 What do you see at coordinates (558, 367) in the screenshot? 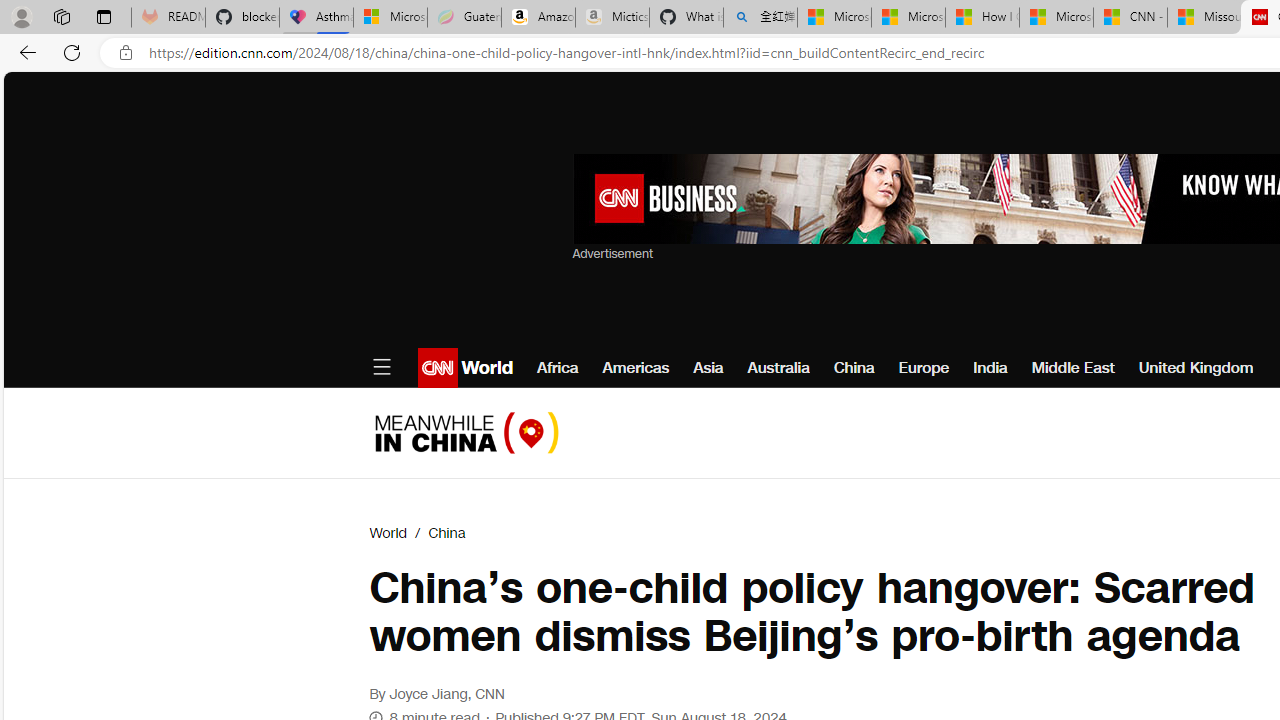
I see `'Africa'` at bounding box center [558, 367].